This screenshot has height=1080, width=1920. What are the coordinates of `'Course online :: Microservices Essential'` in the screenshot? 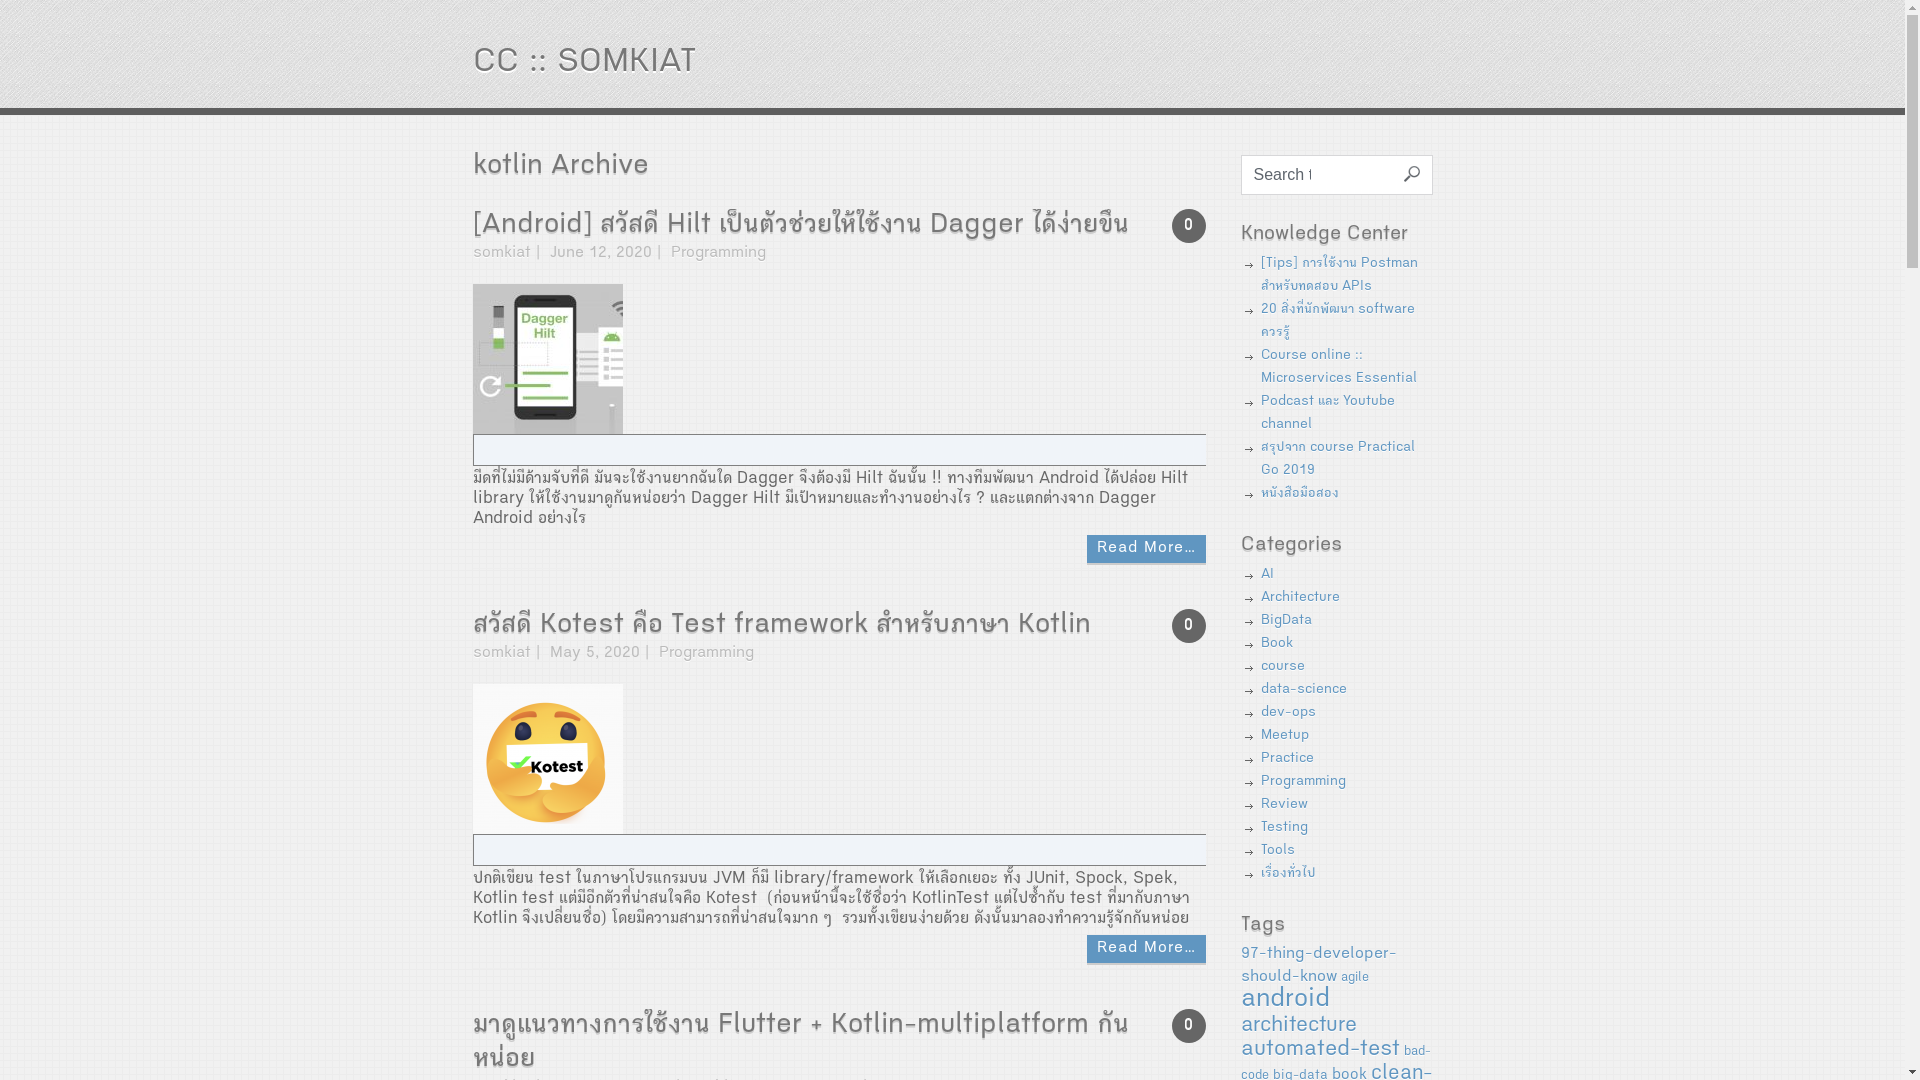 It's located at (1338, 367).